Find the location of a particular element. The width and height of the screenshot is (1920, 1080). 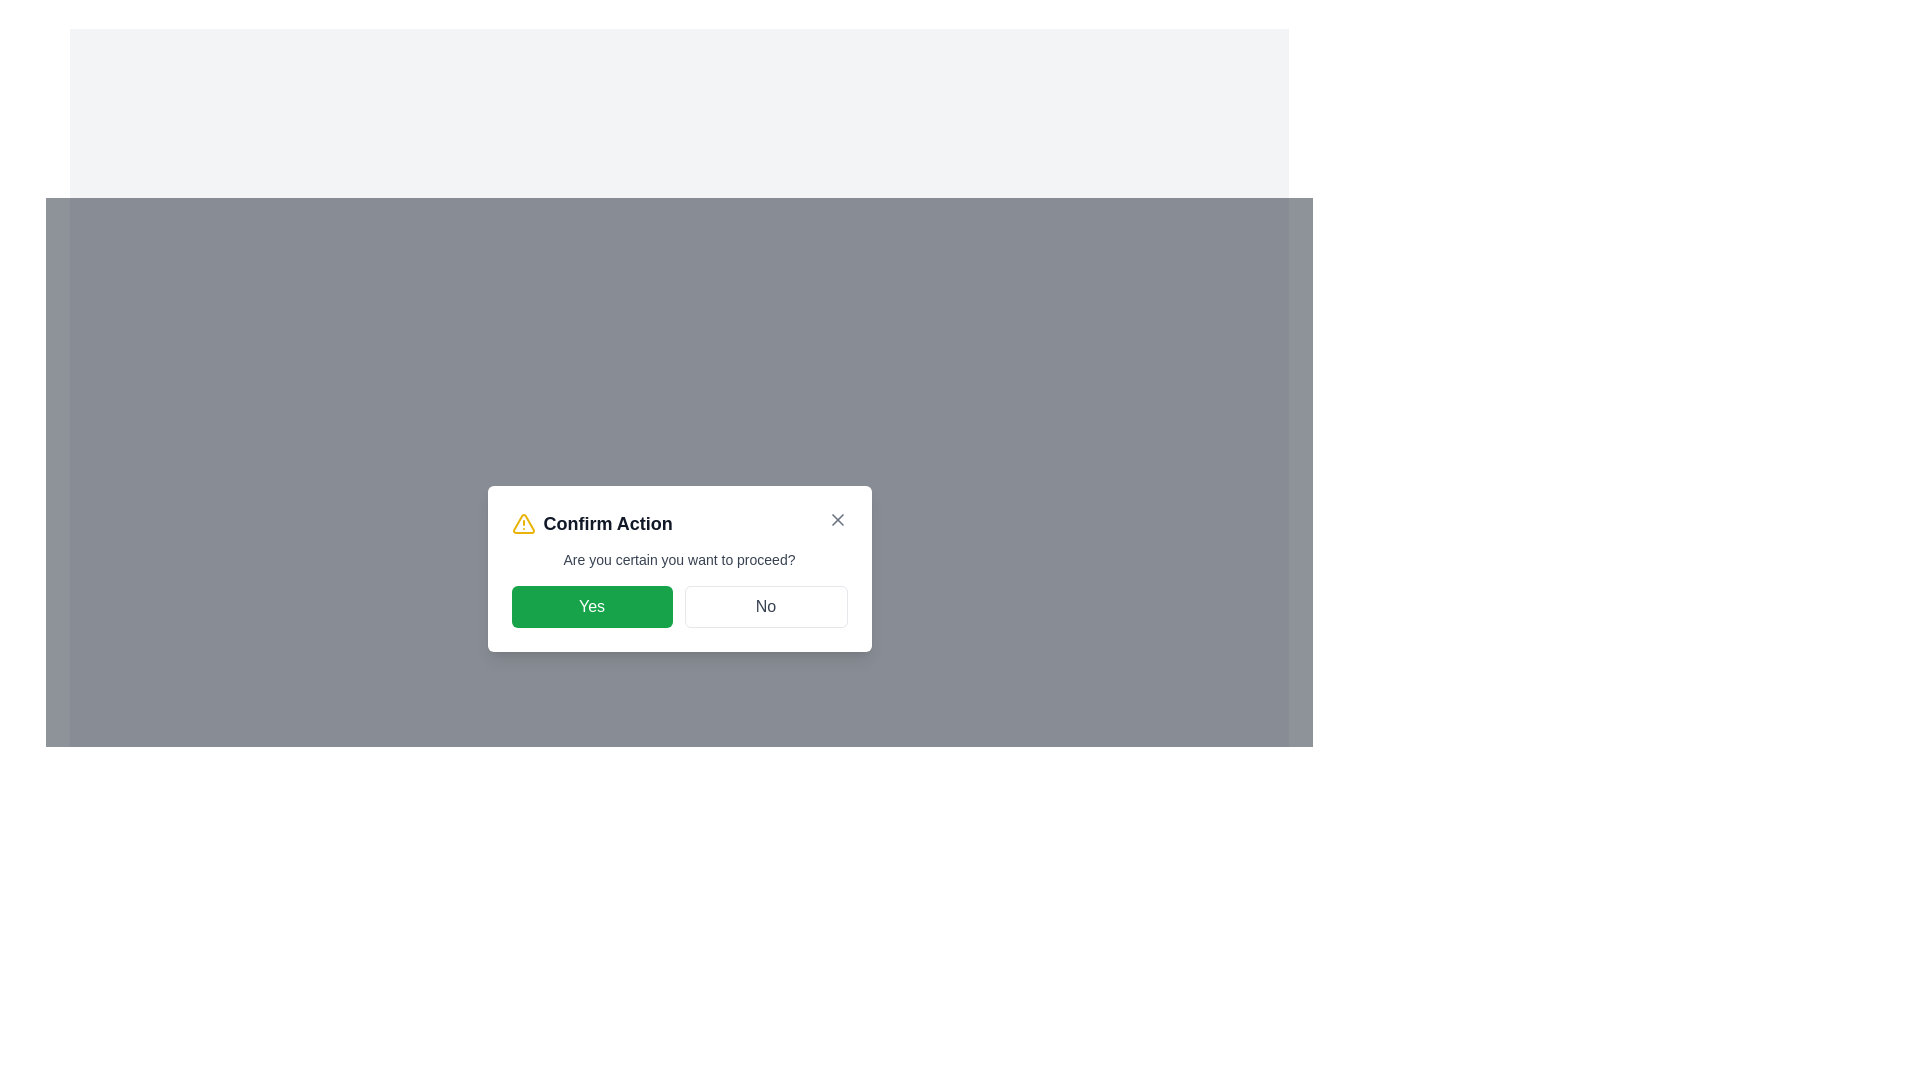

text label that says 'Confirm Action', which is styled in bold, dark gray font and is located in the top-middle of a modal dialog box is located at coordinates (607, 523).